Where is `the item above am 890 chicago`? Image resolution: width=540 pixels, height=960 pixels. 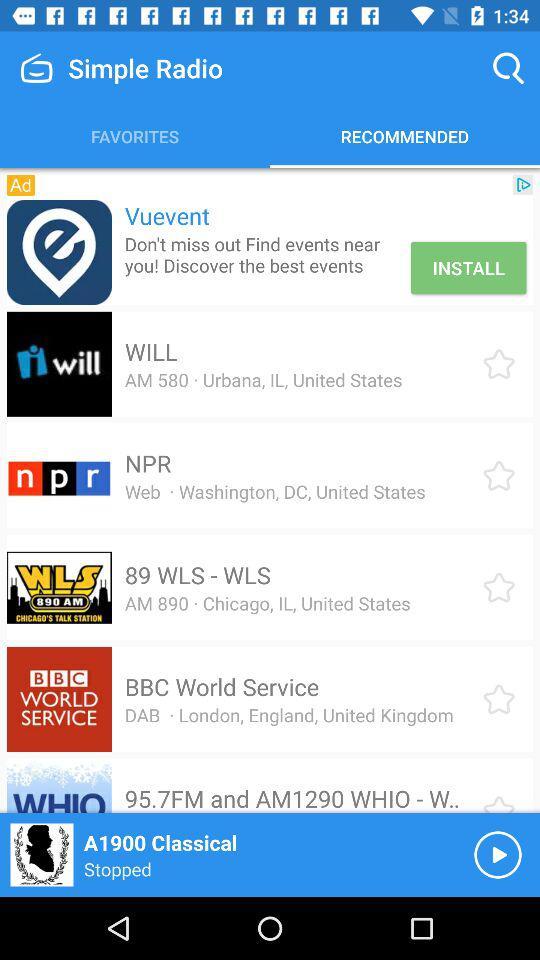 the item above am 890 chicago is located at coordinates (197, 575).